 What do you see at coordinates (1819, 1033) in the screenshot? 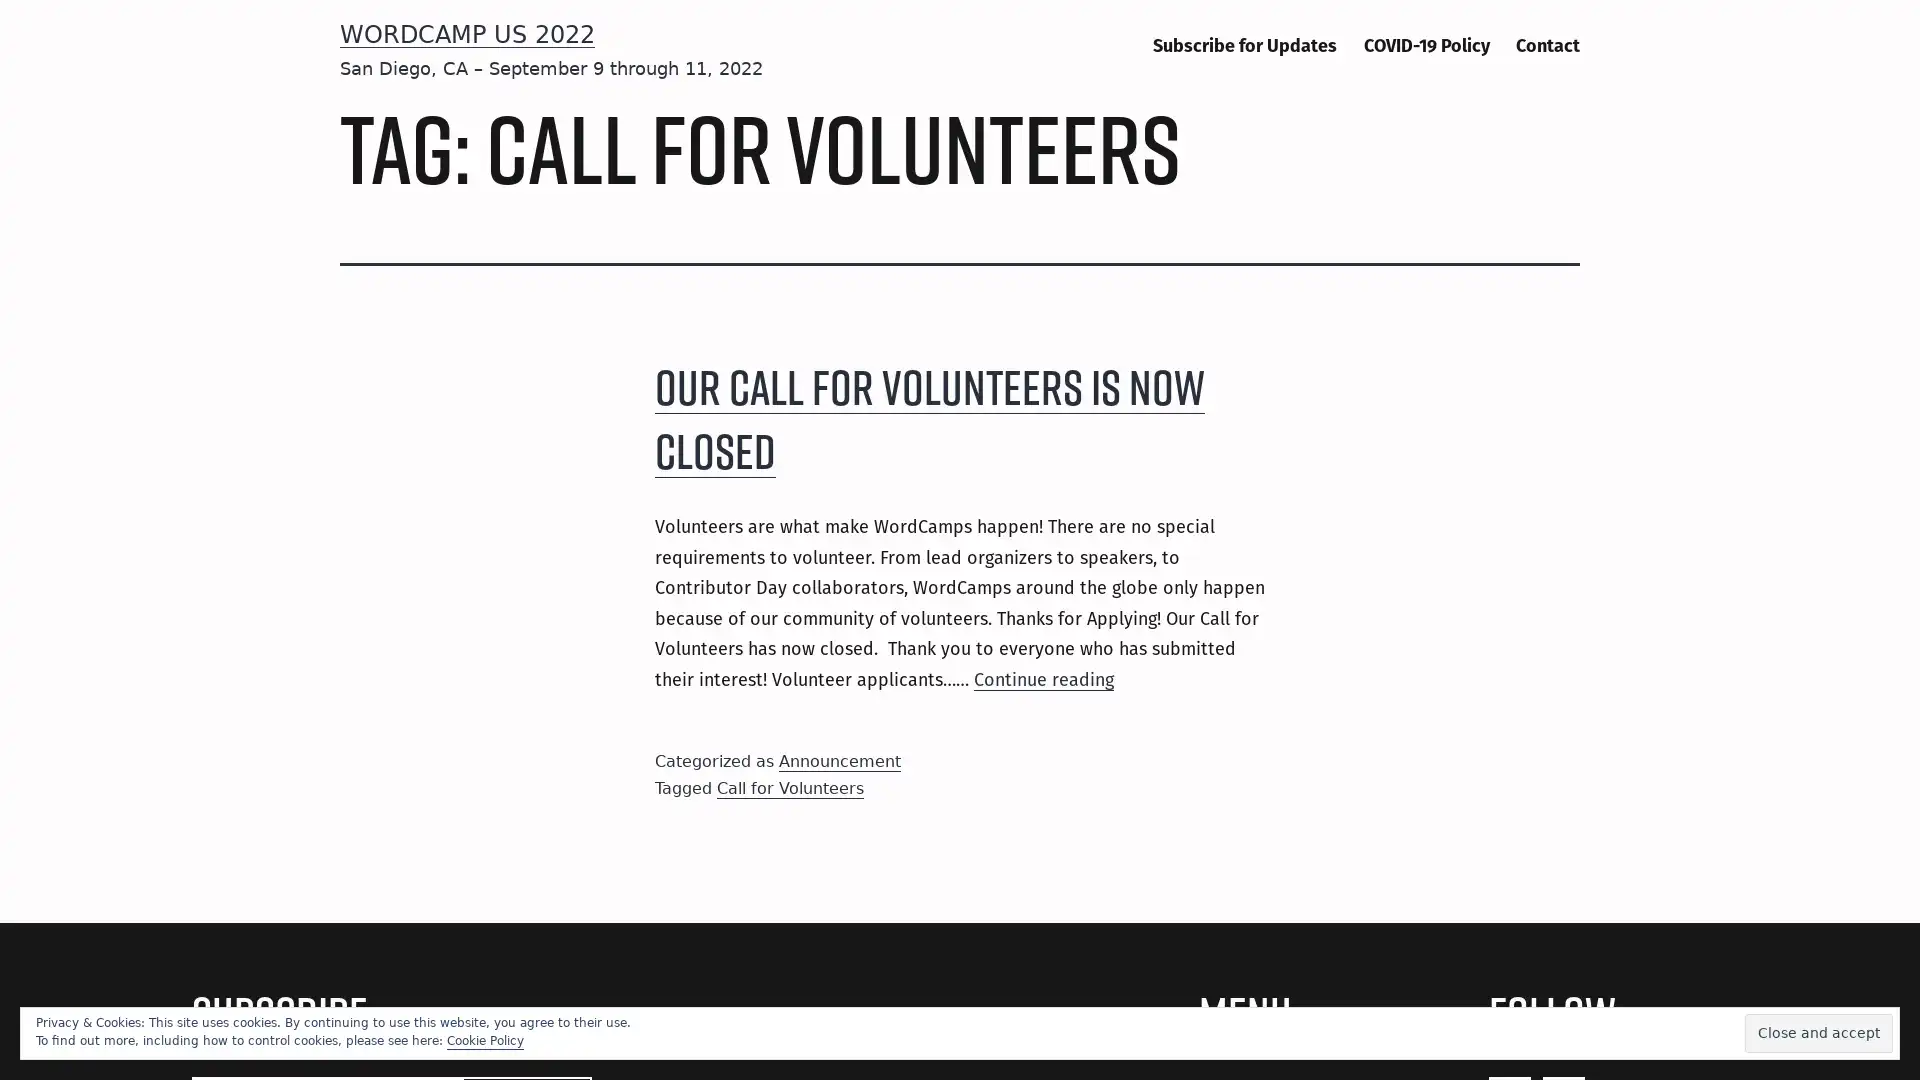
I see `Close and accept` at bounding box center [1819, 1033].